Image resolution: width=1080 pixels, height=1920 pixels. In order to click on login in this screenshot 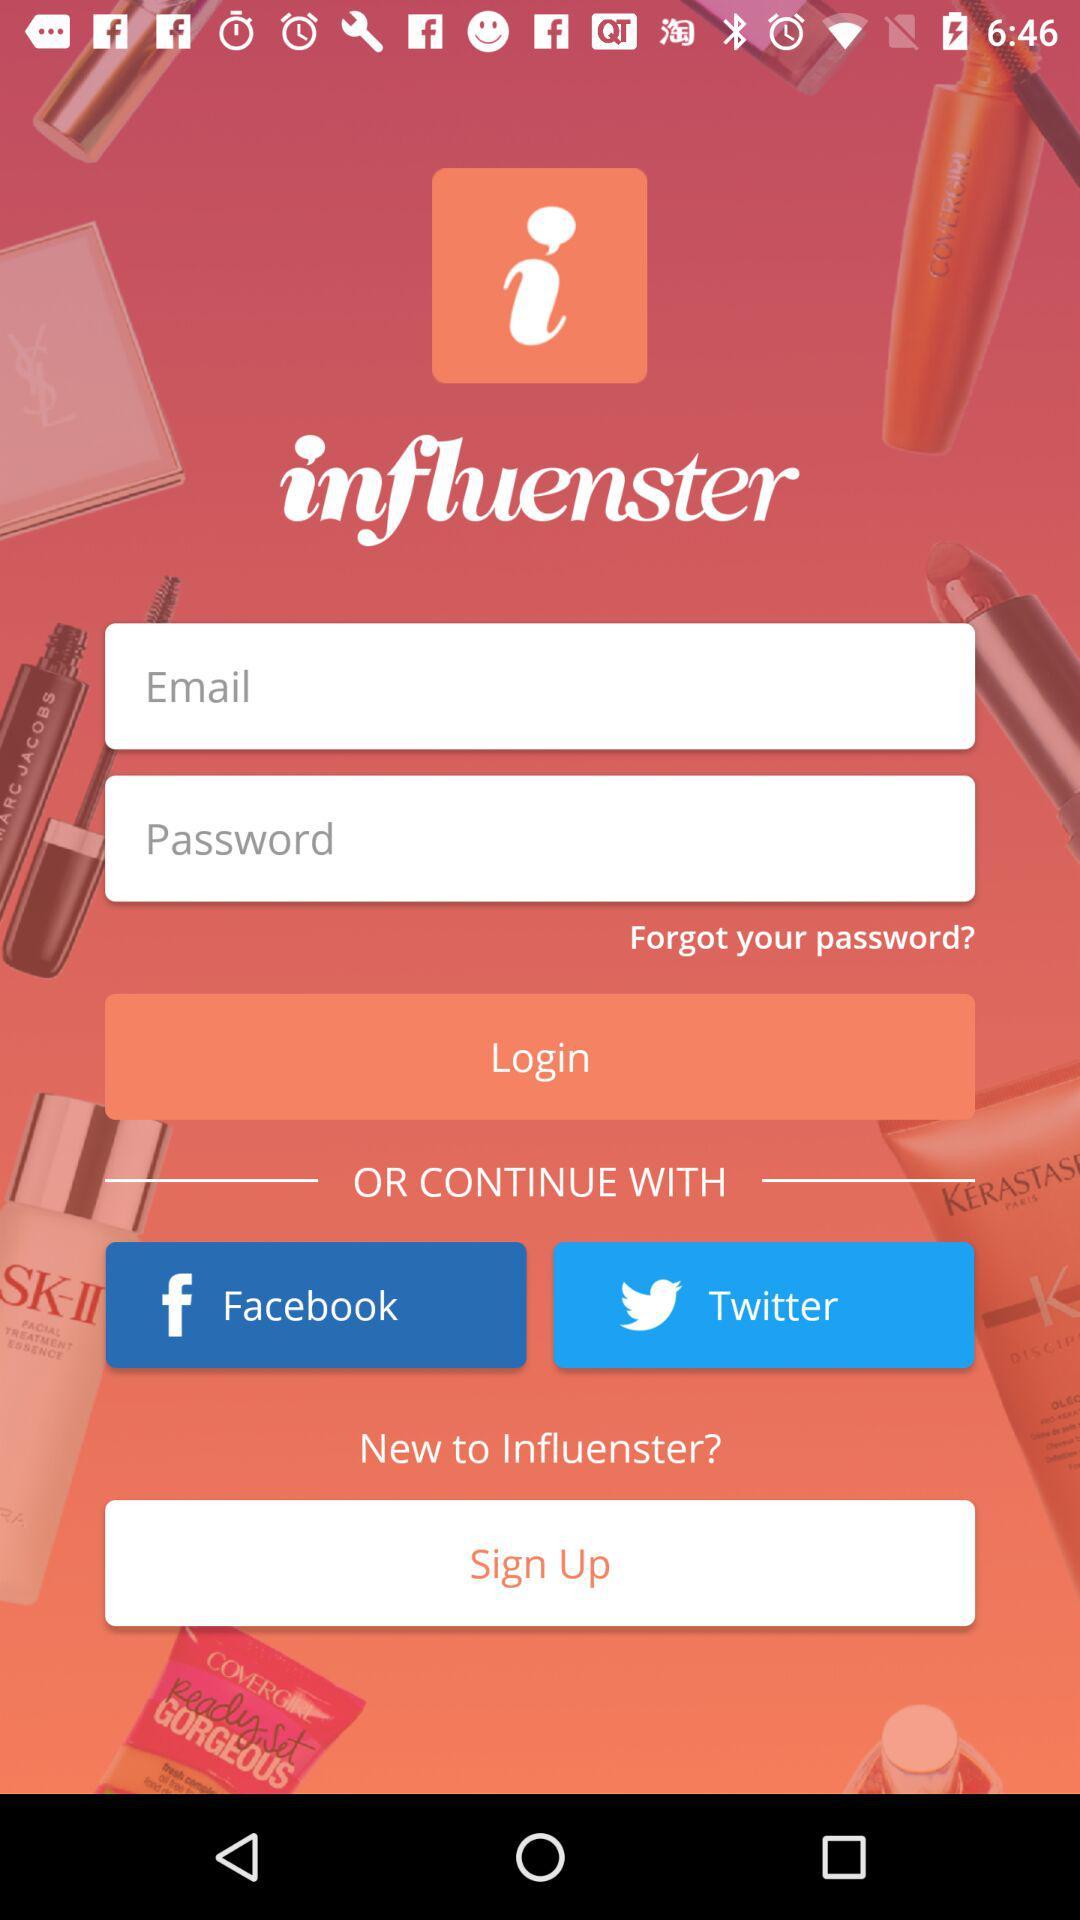, I will do `click(540, 838)`.